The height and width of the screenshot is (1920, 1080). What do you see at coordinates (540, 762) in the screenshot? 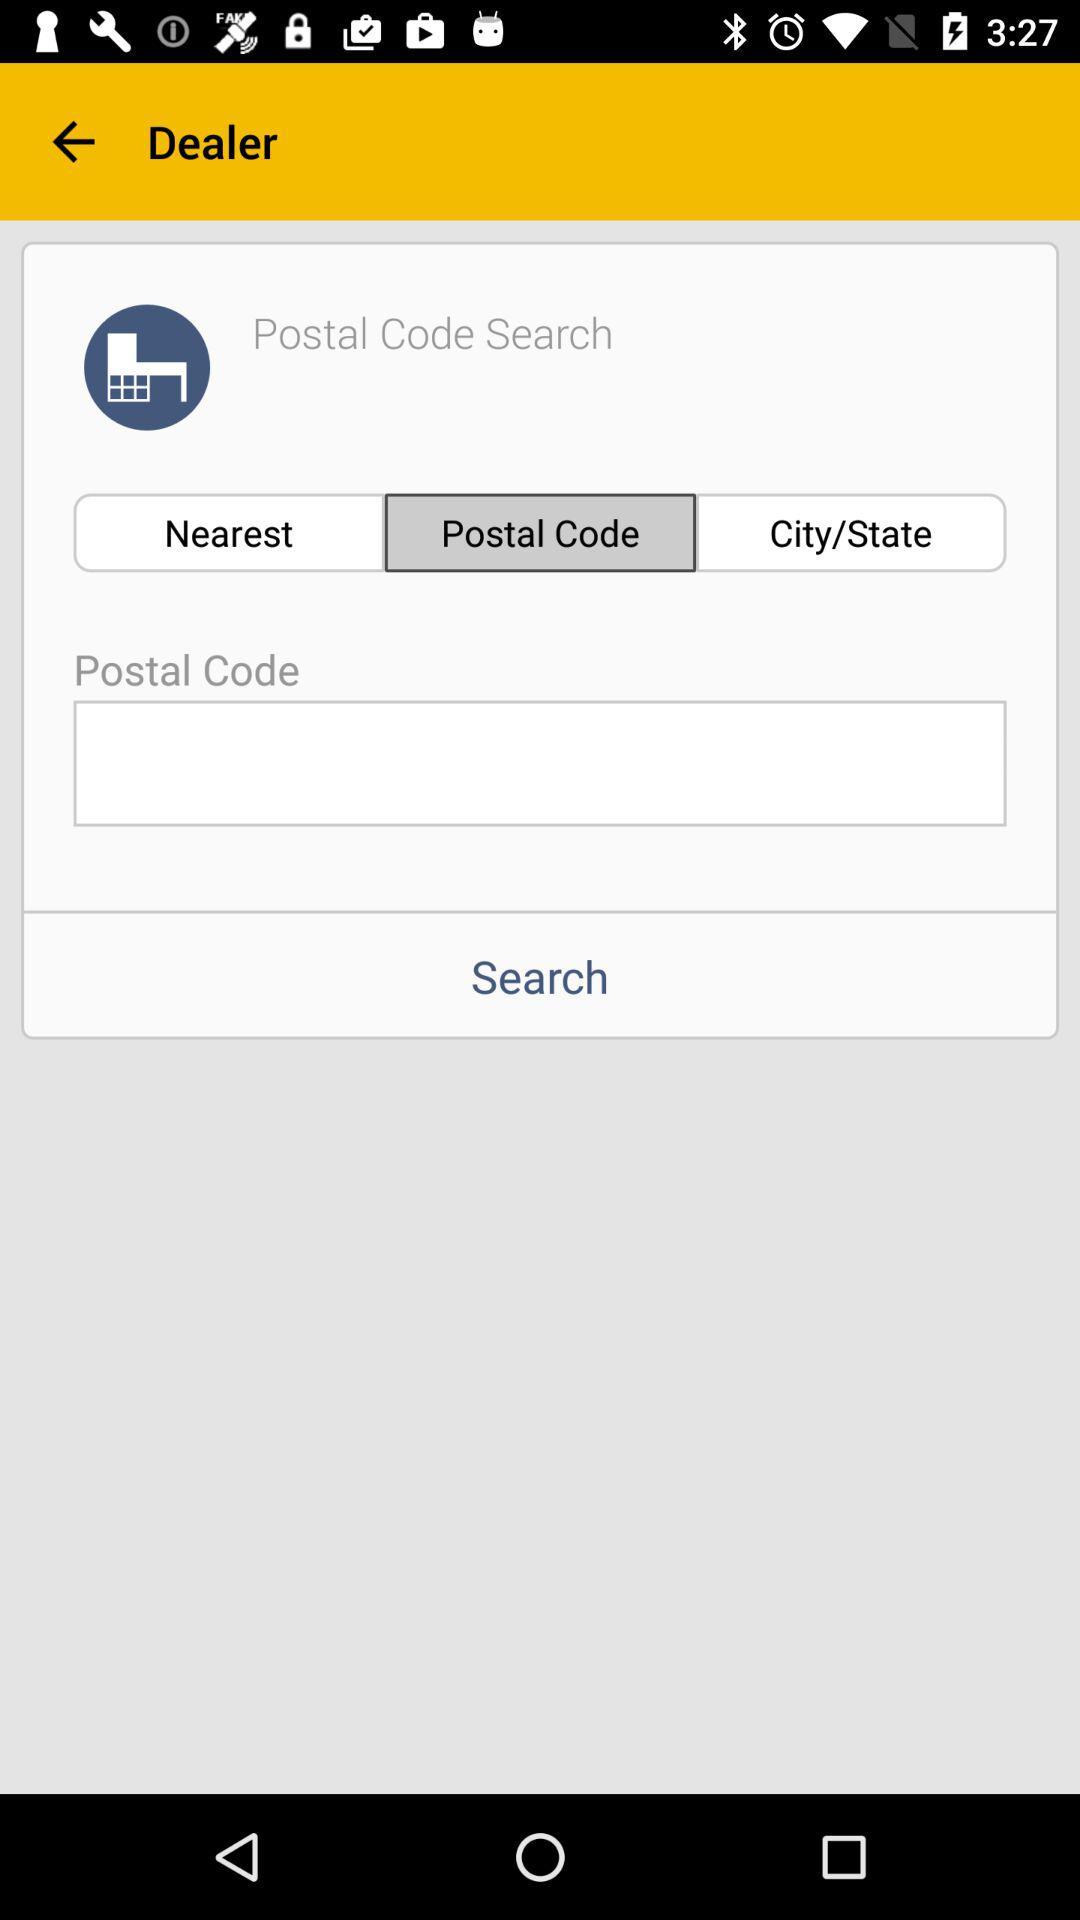
I see `field` at bounding box center [540, 762].